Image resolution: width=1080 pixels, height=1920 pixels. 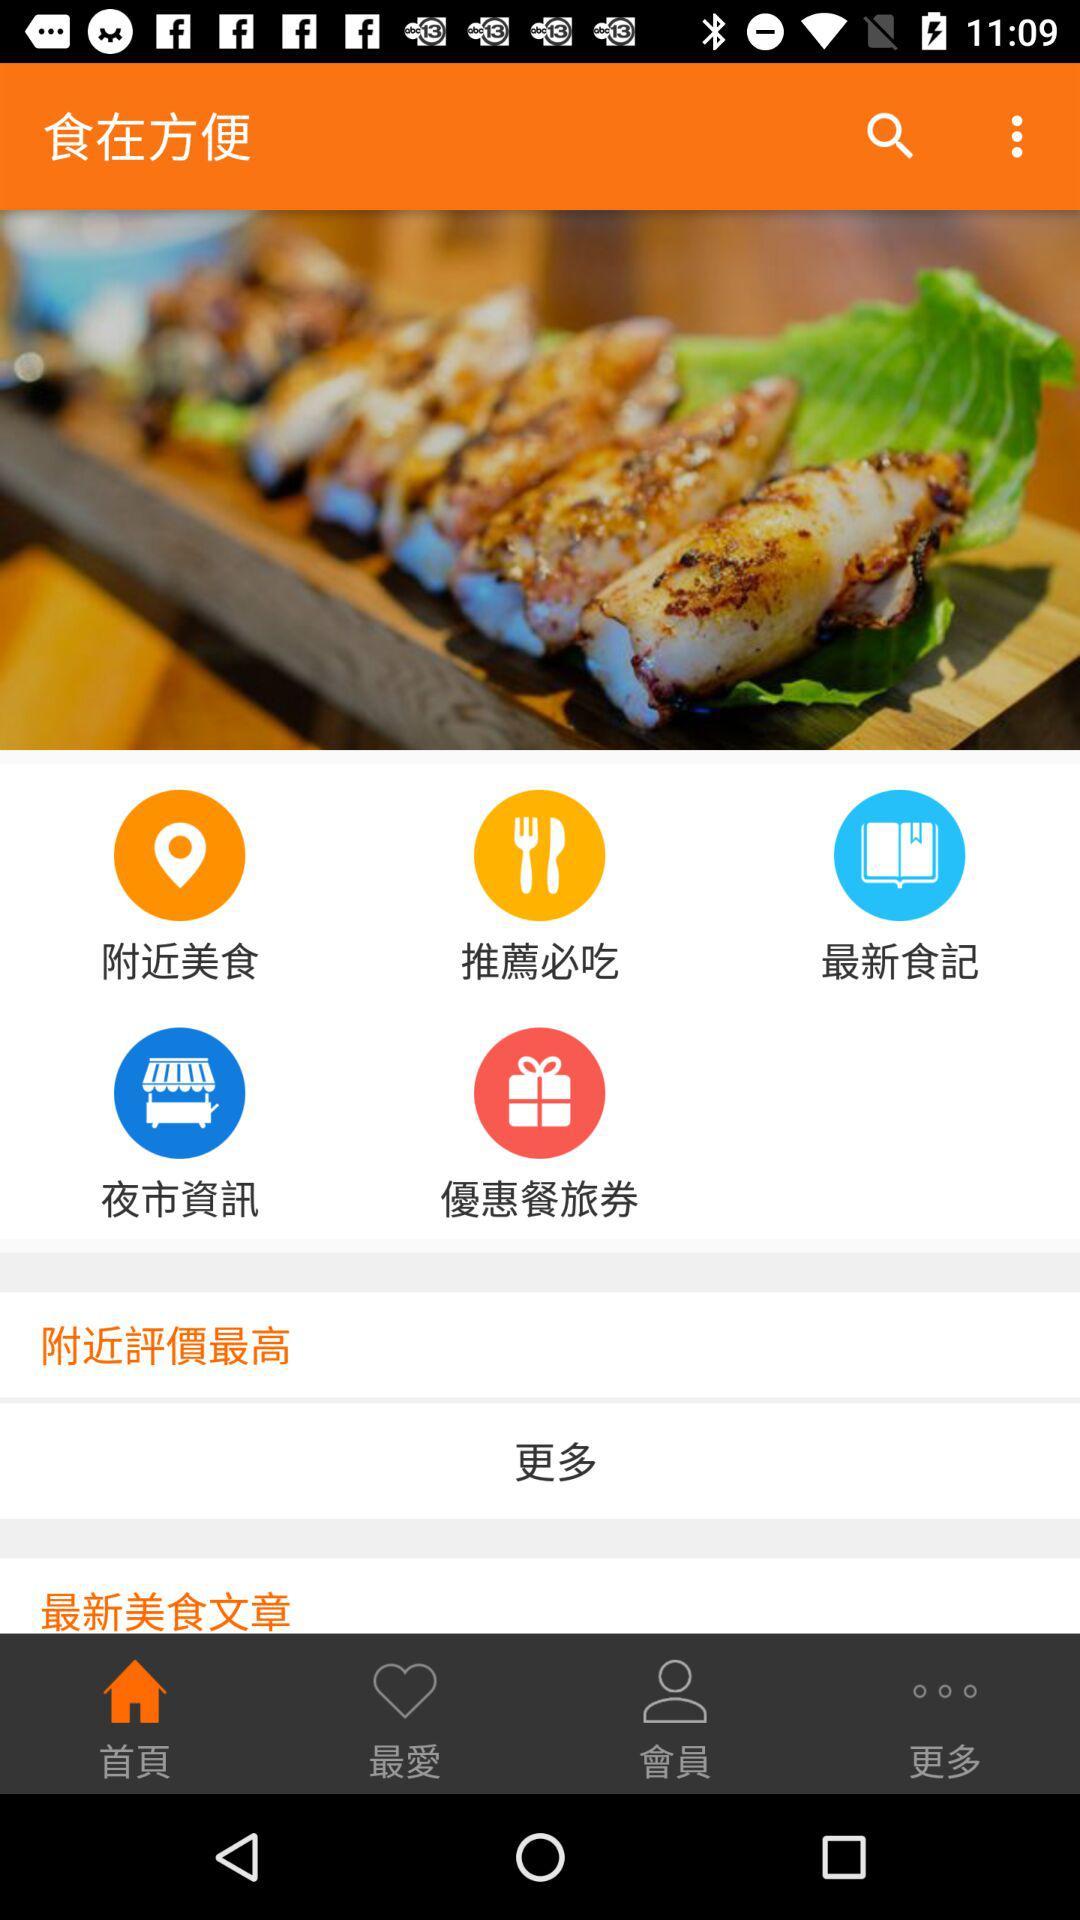 I want to click on the fourth icon below the image, so click(x=178, y=1092).